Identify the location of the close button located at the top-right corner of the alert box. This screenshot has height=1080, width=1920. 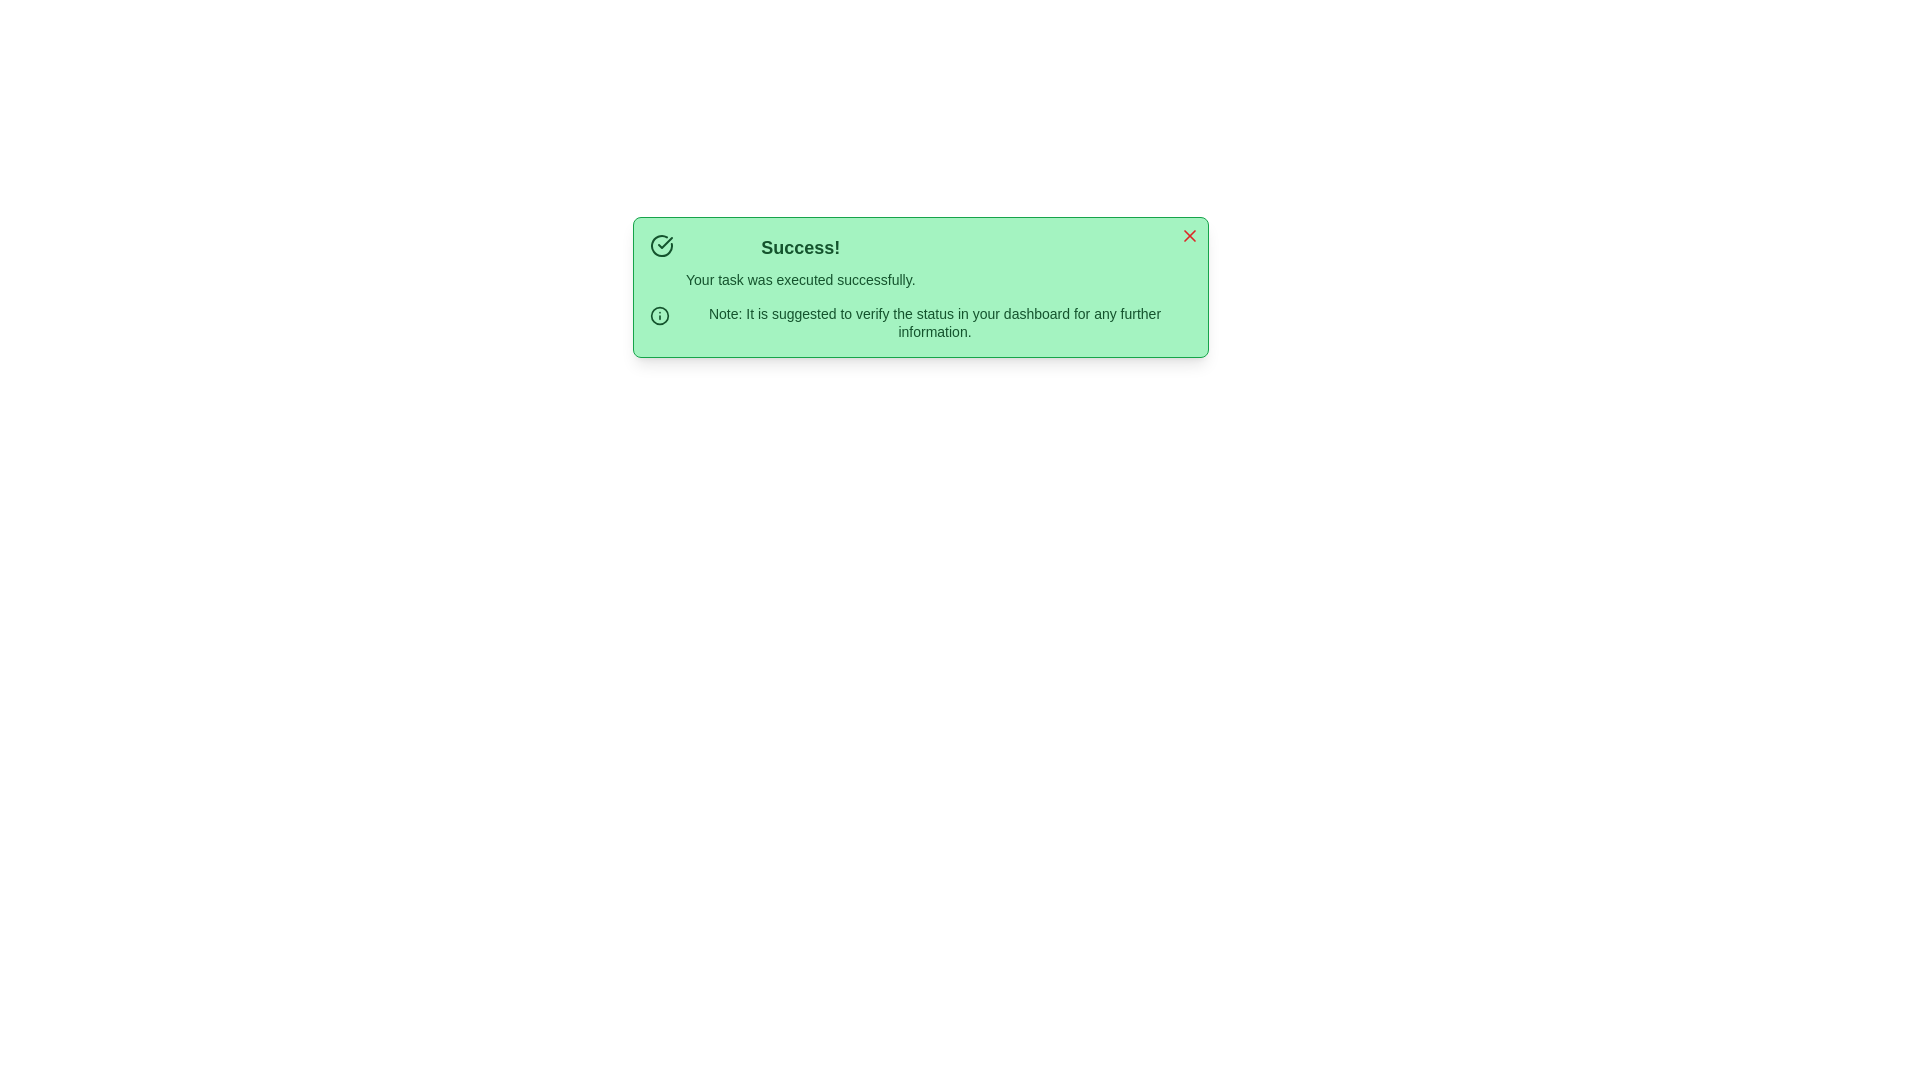
(1190, 234).